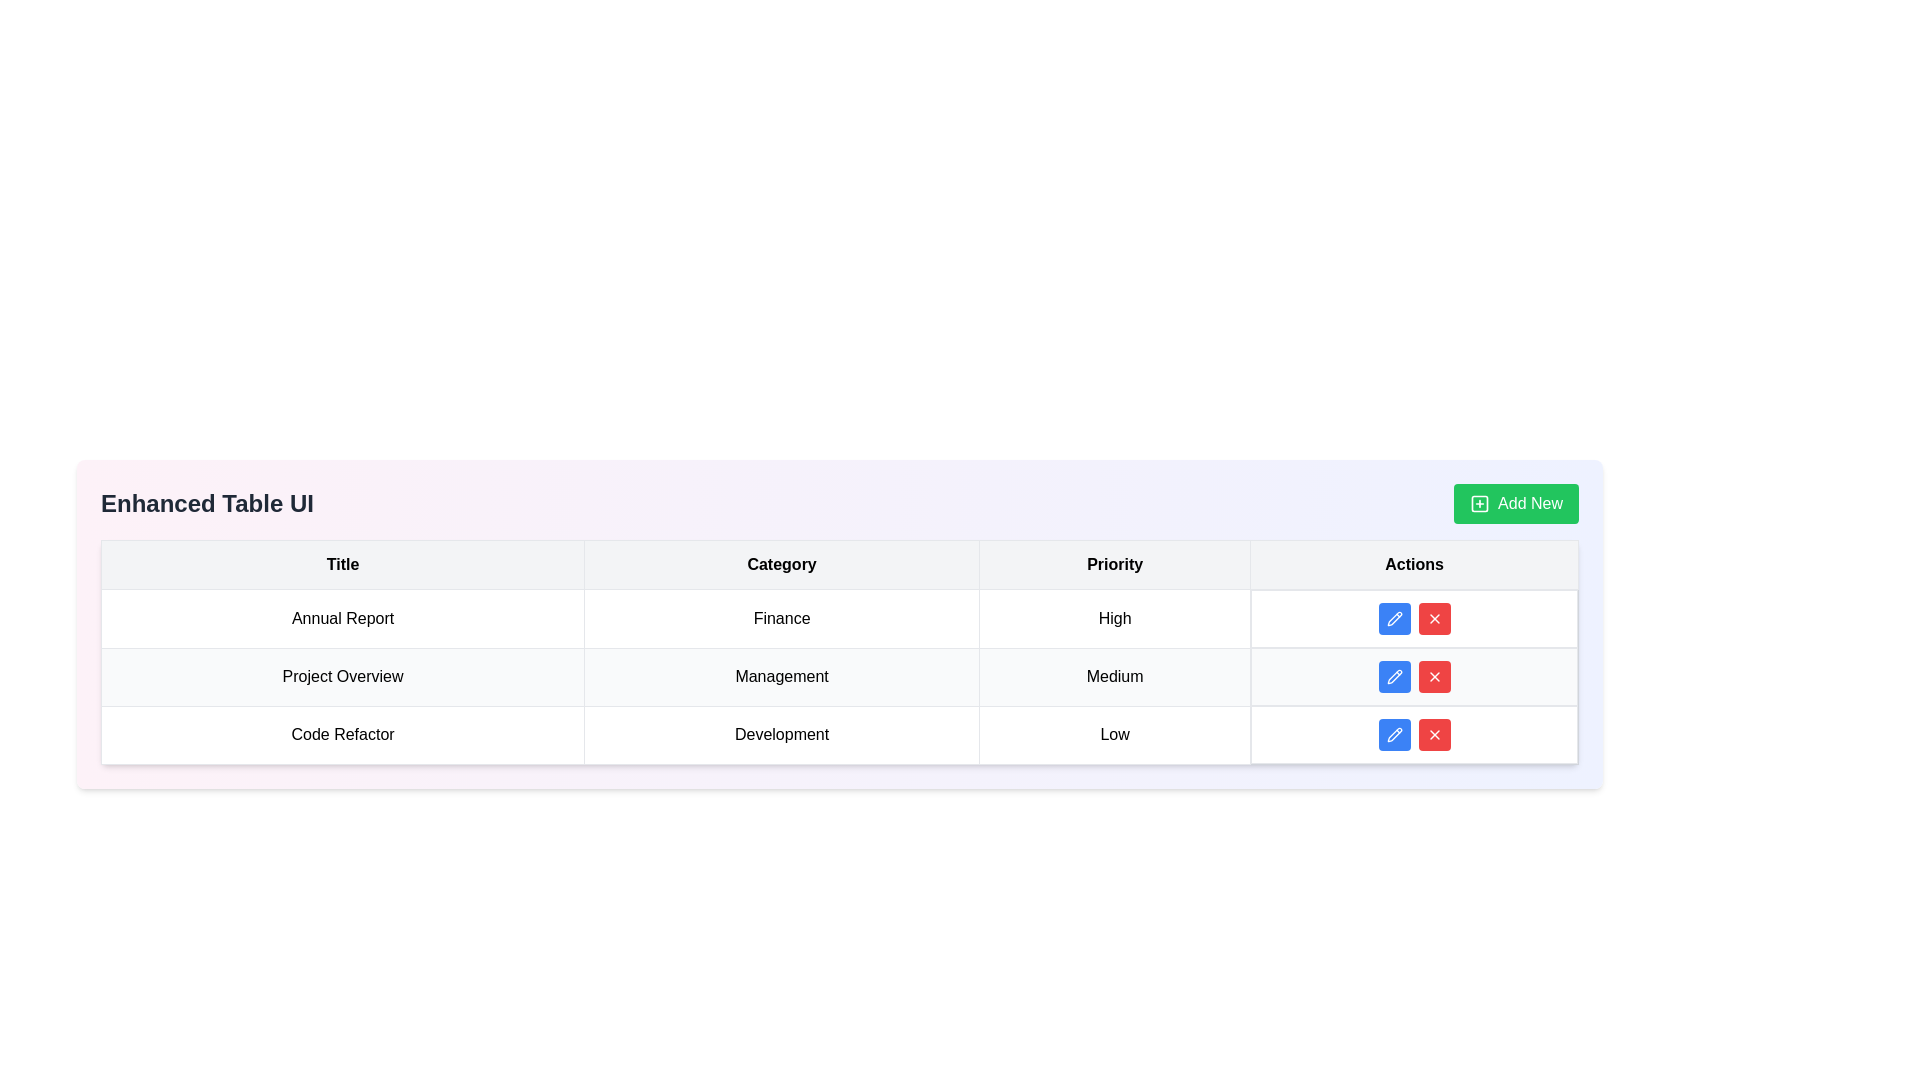 Image resolution: width=1920 pixels, height=1080 pixels. What do you see at coordinates (1413, 564) in the screenshot?
I see `the 'Actions' column header in the table, which is the fourth header after 'Title', 'Category', and 'Priority'` at bounding box center [1413, 564].